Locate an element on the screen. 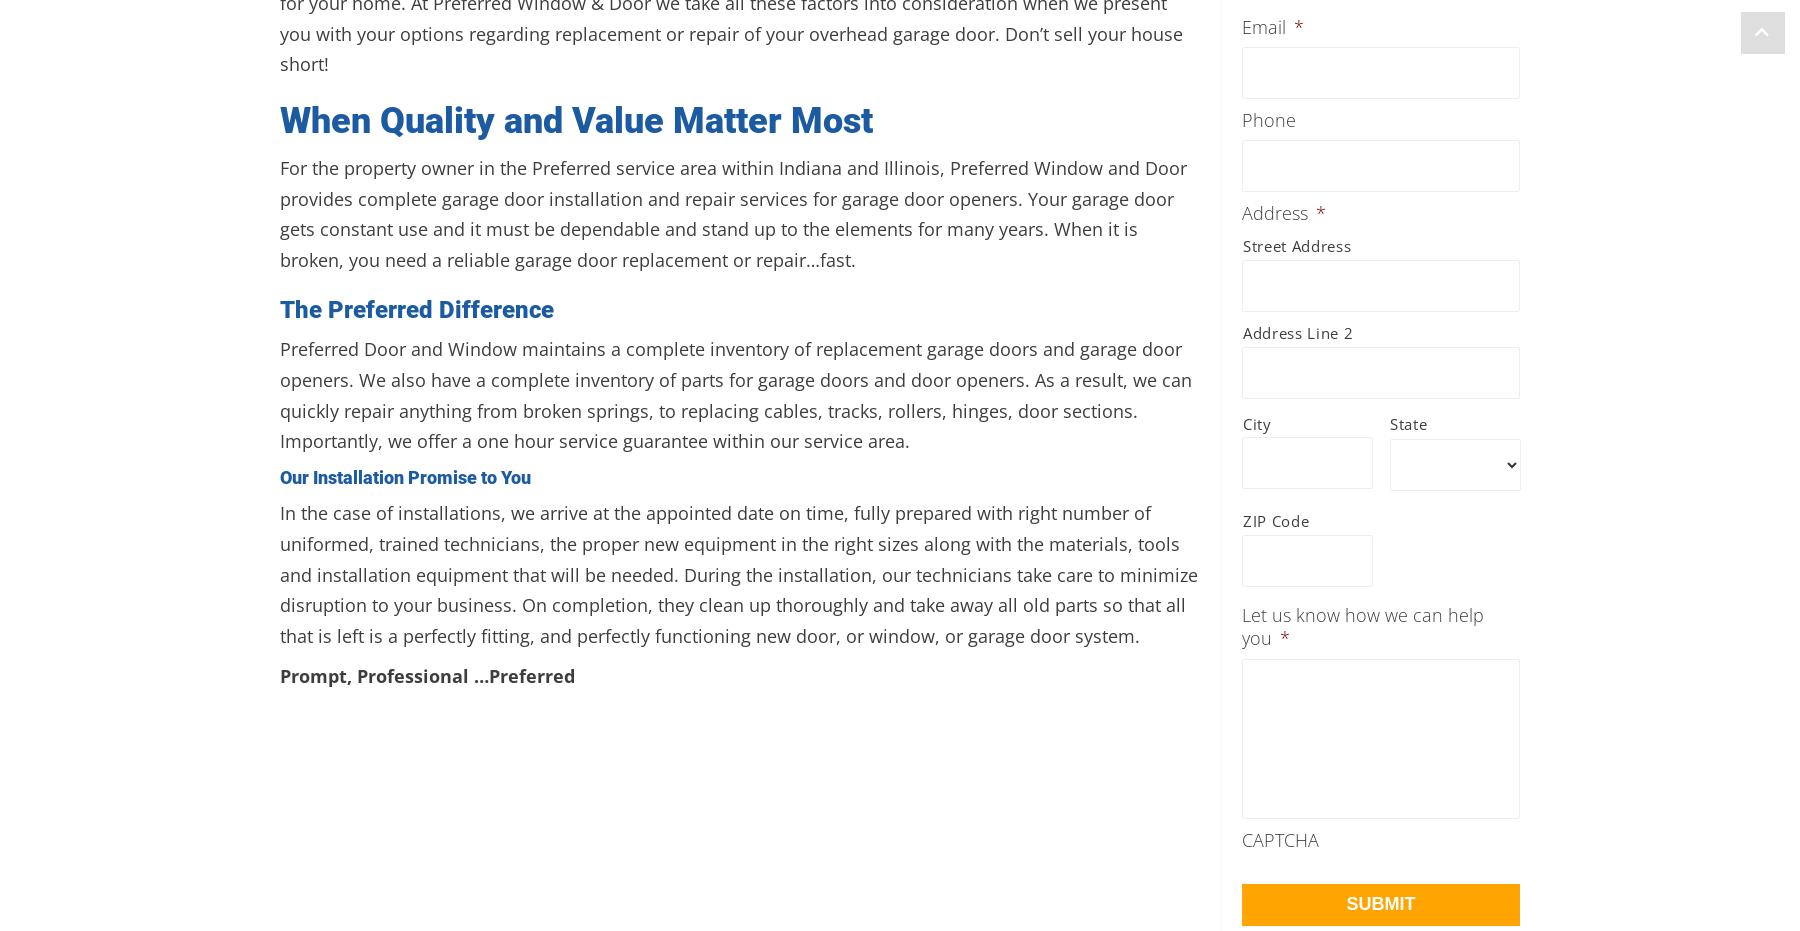  'For the property owner in the Preferred service area within Indiana and Illinois, Preferred Window and Door provides complete garage door installation and repair services for garage door openers. Your garage door gets constant use and it must be dependable and stand up to the elements for many years. When it is broken, you need a reliable garage door replacement or repair…fast.' is located at coordinates (732, 214).